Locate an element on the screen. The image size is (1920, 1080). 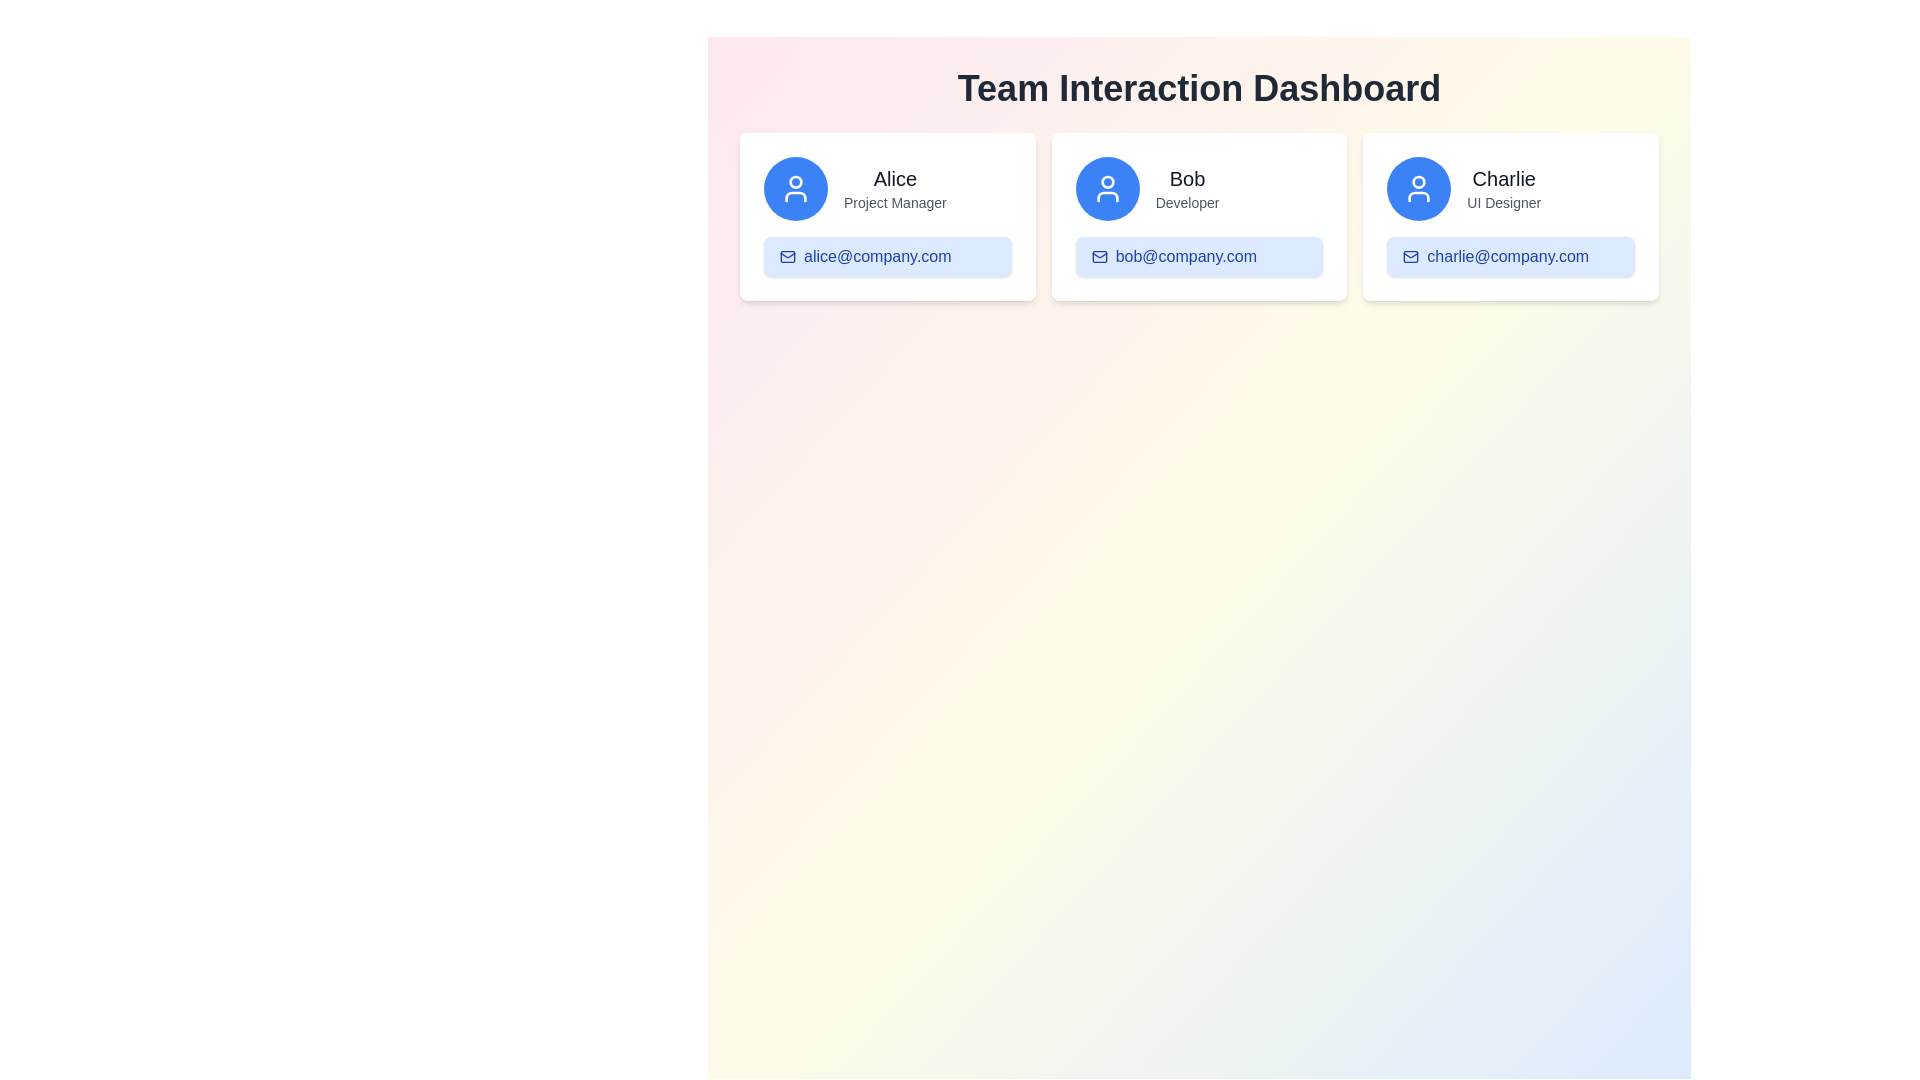
the circular icon representing 'Alice' located at the top-left of her profile card, directly above her name and role is located at coordinates (795, 189).